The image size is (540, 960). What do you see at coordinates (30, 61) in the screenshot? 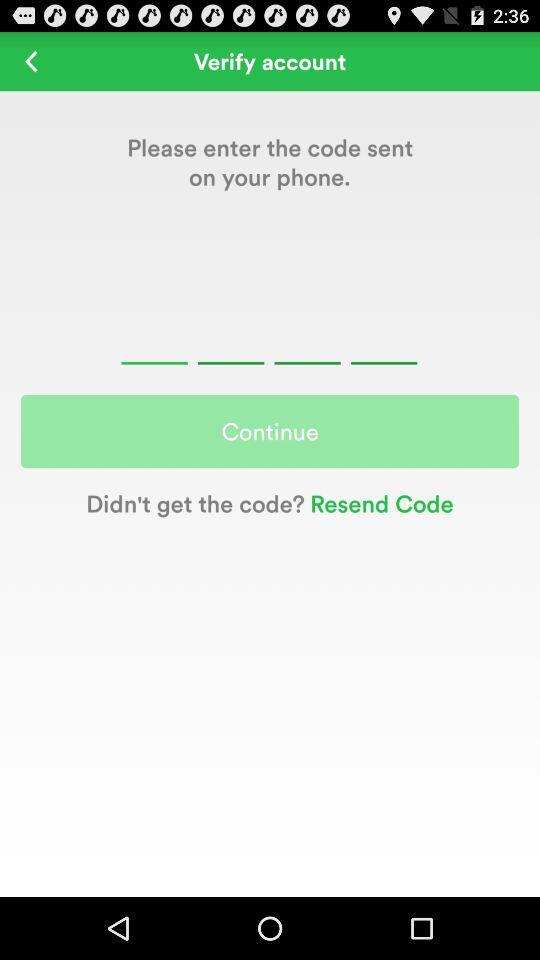
I see `back to previous menu` at bounding box center [30, 61].